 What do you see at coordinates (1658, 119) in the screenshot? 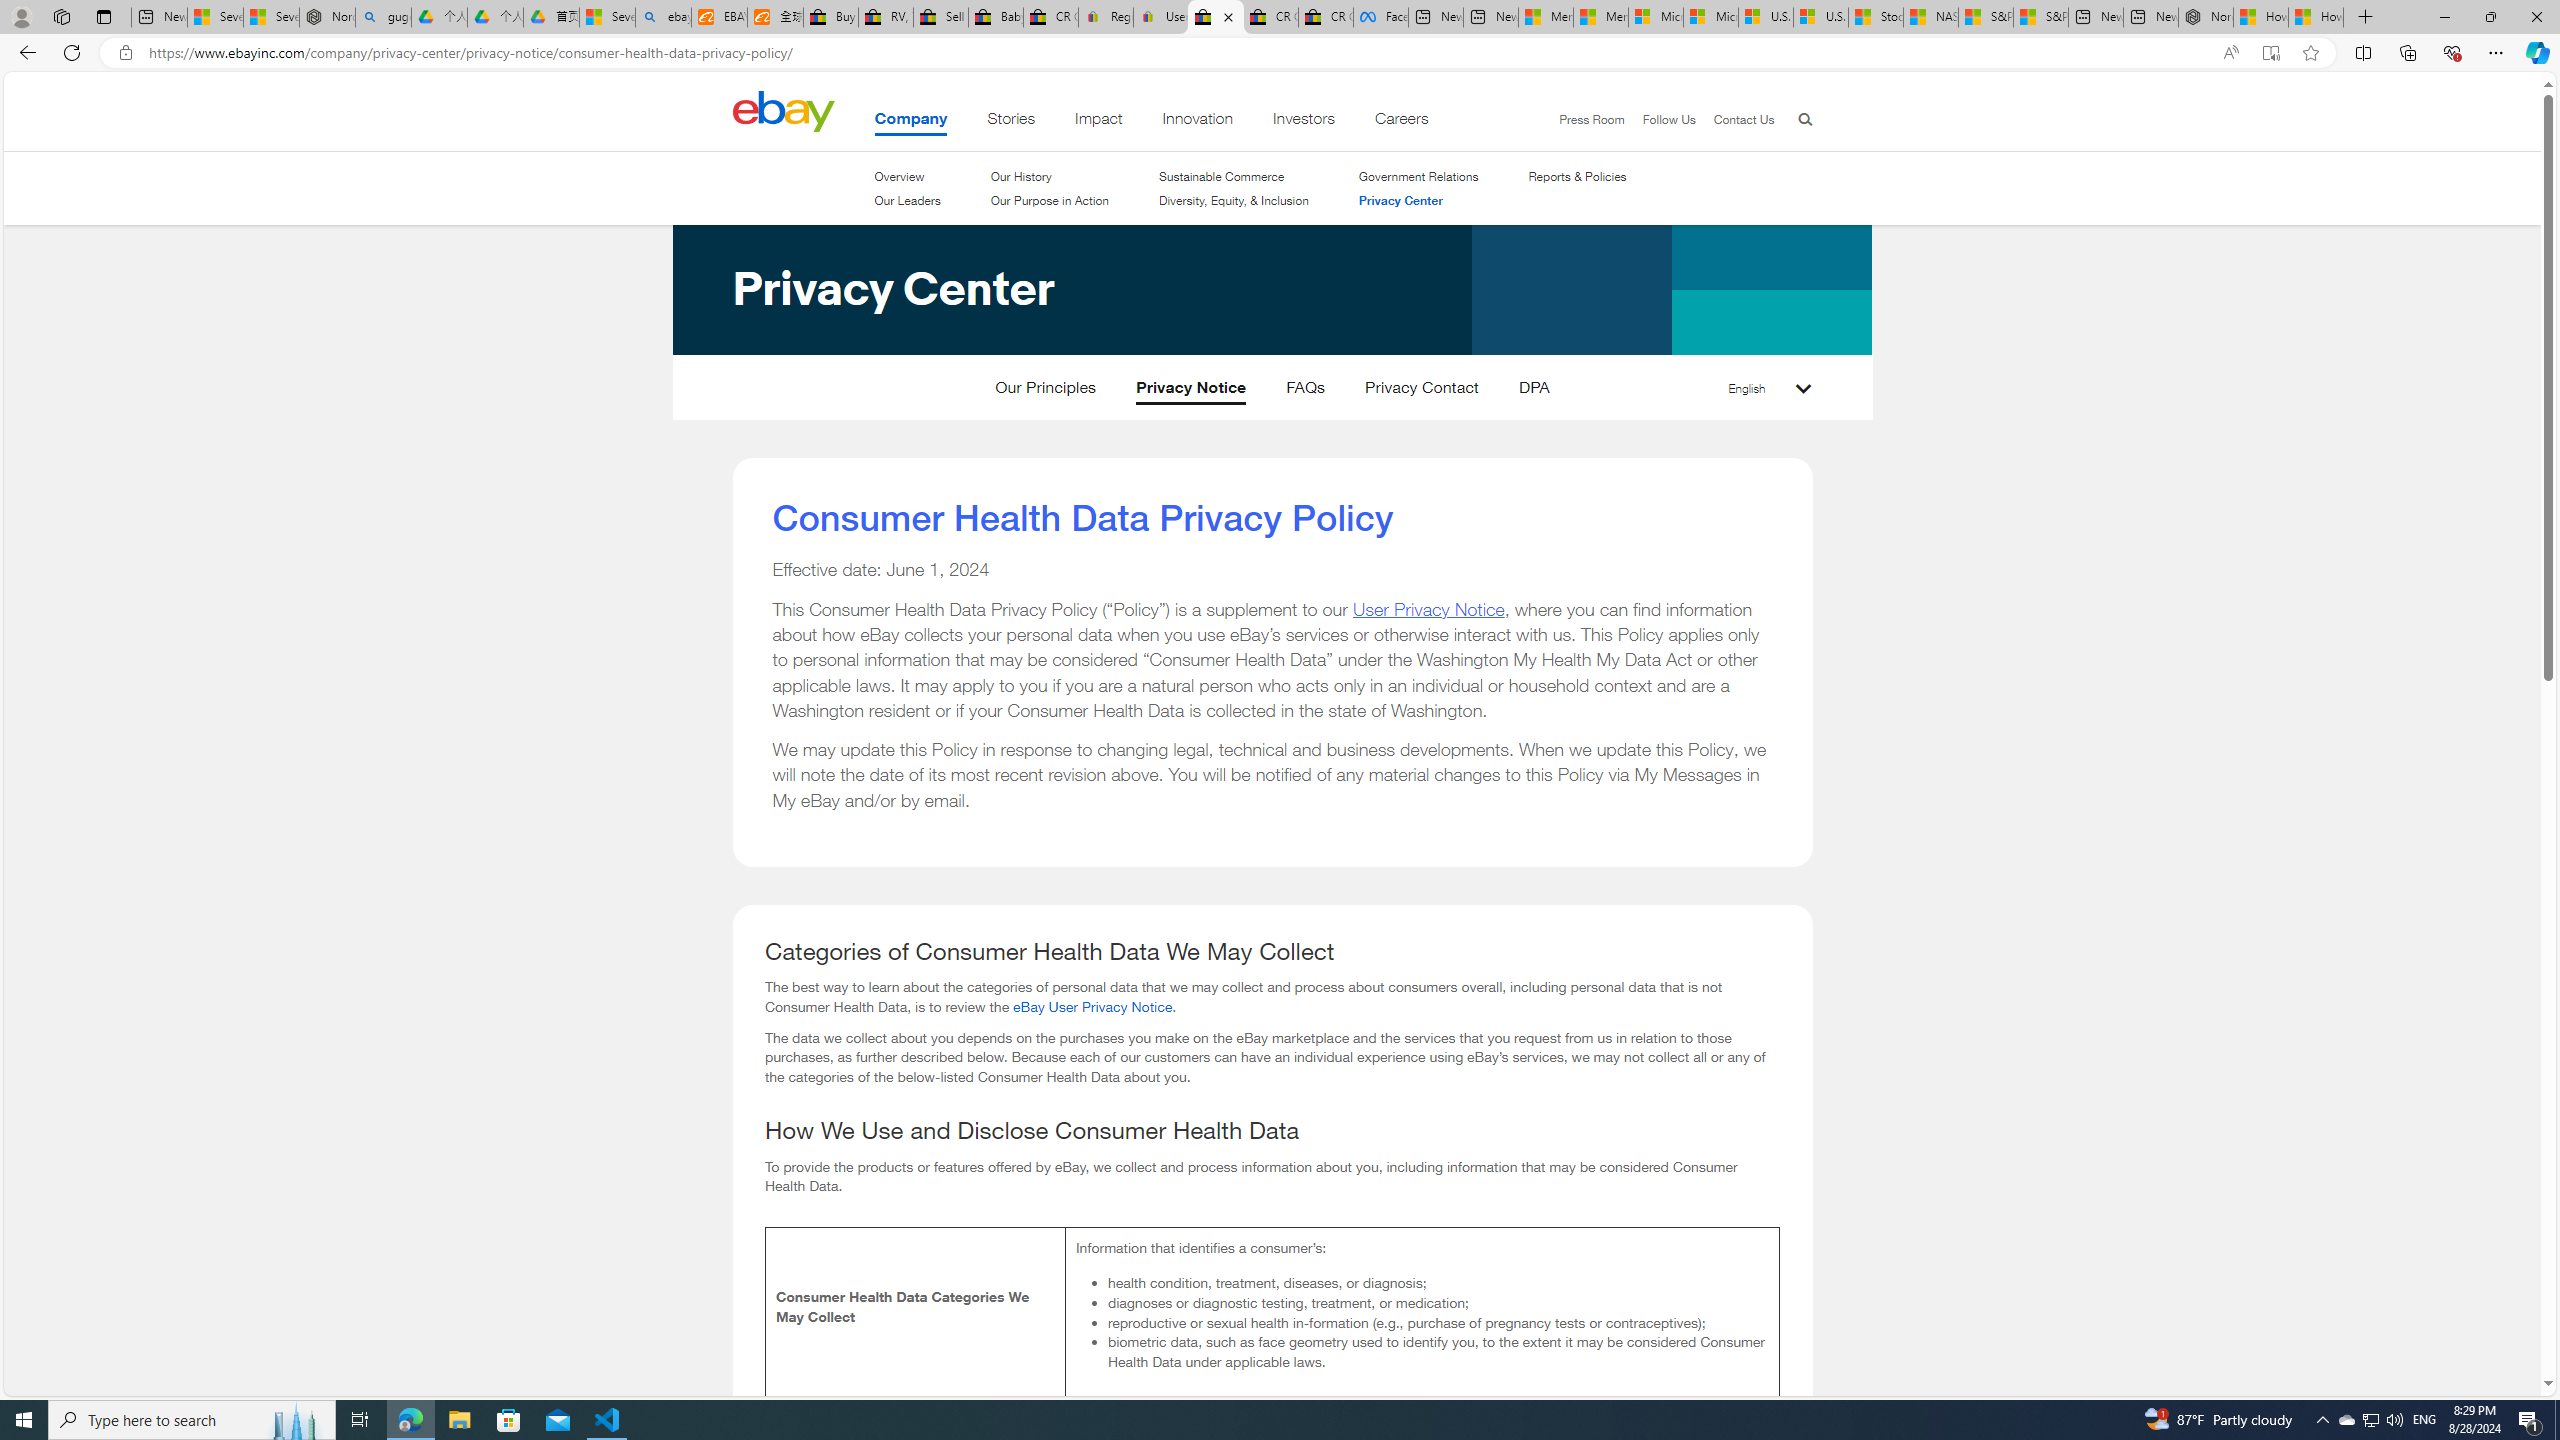
I see `'Follow Us'` at bounding box center [1658, 119].